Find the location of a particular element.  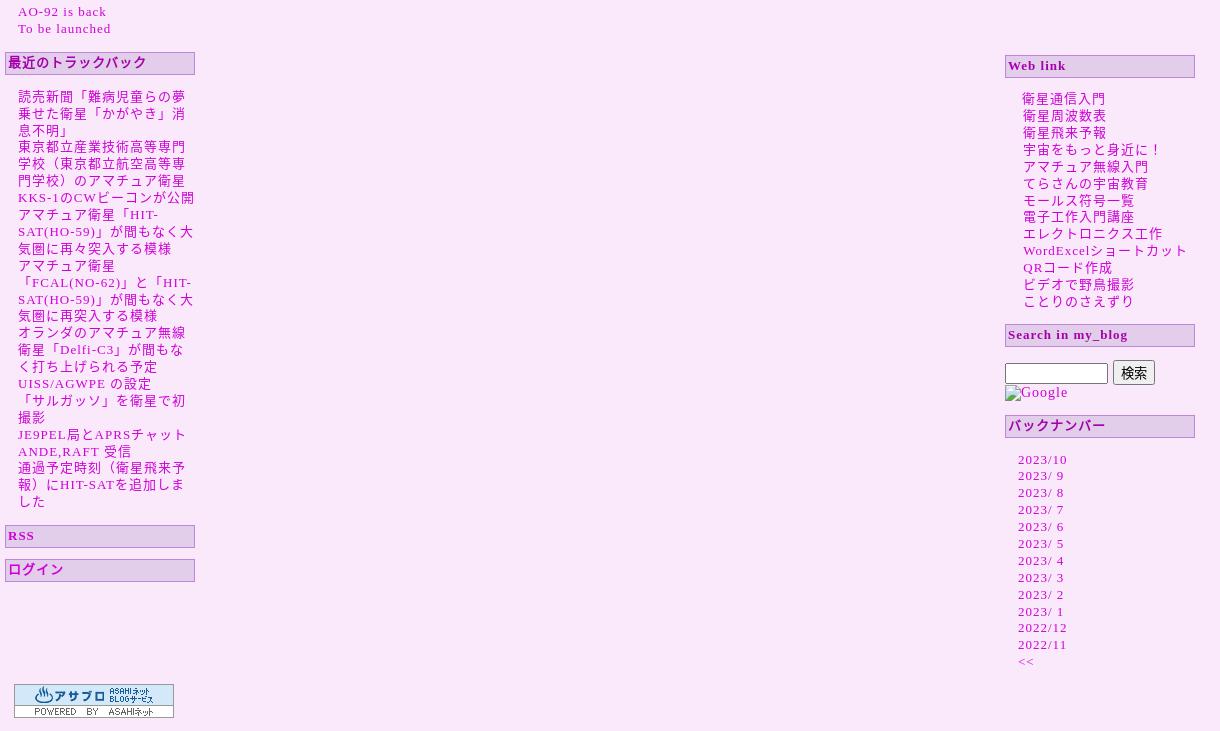

'2023/ 2' is located at coordinates (1041, 592).